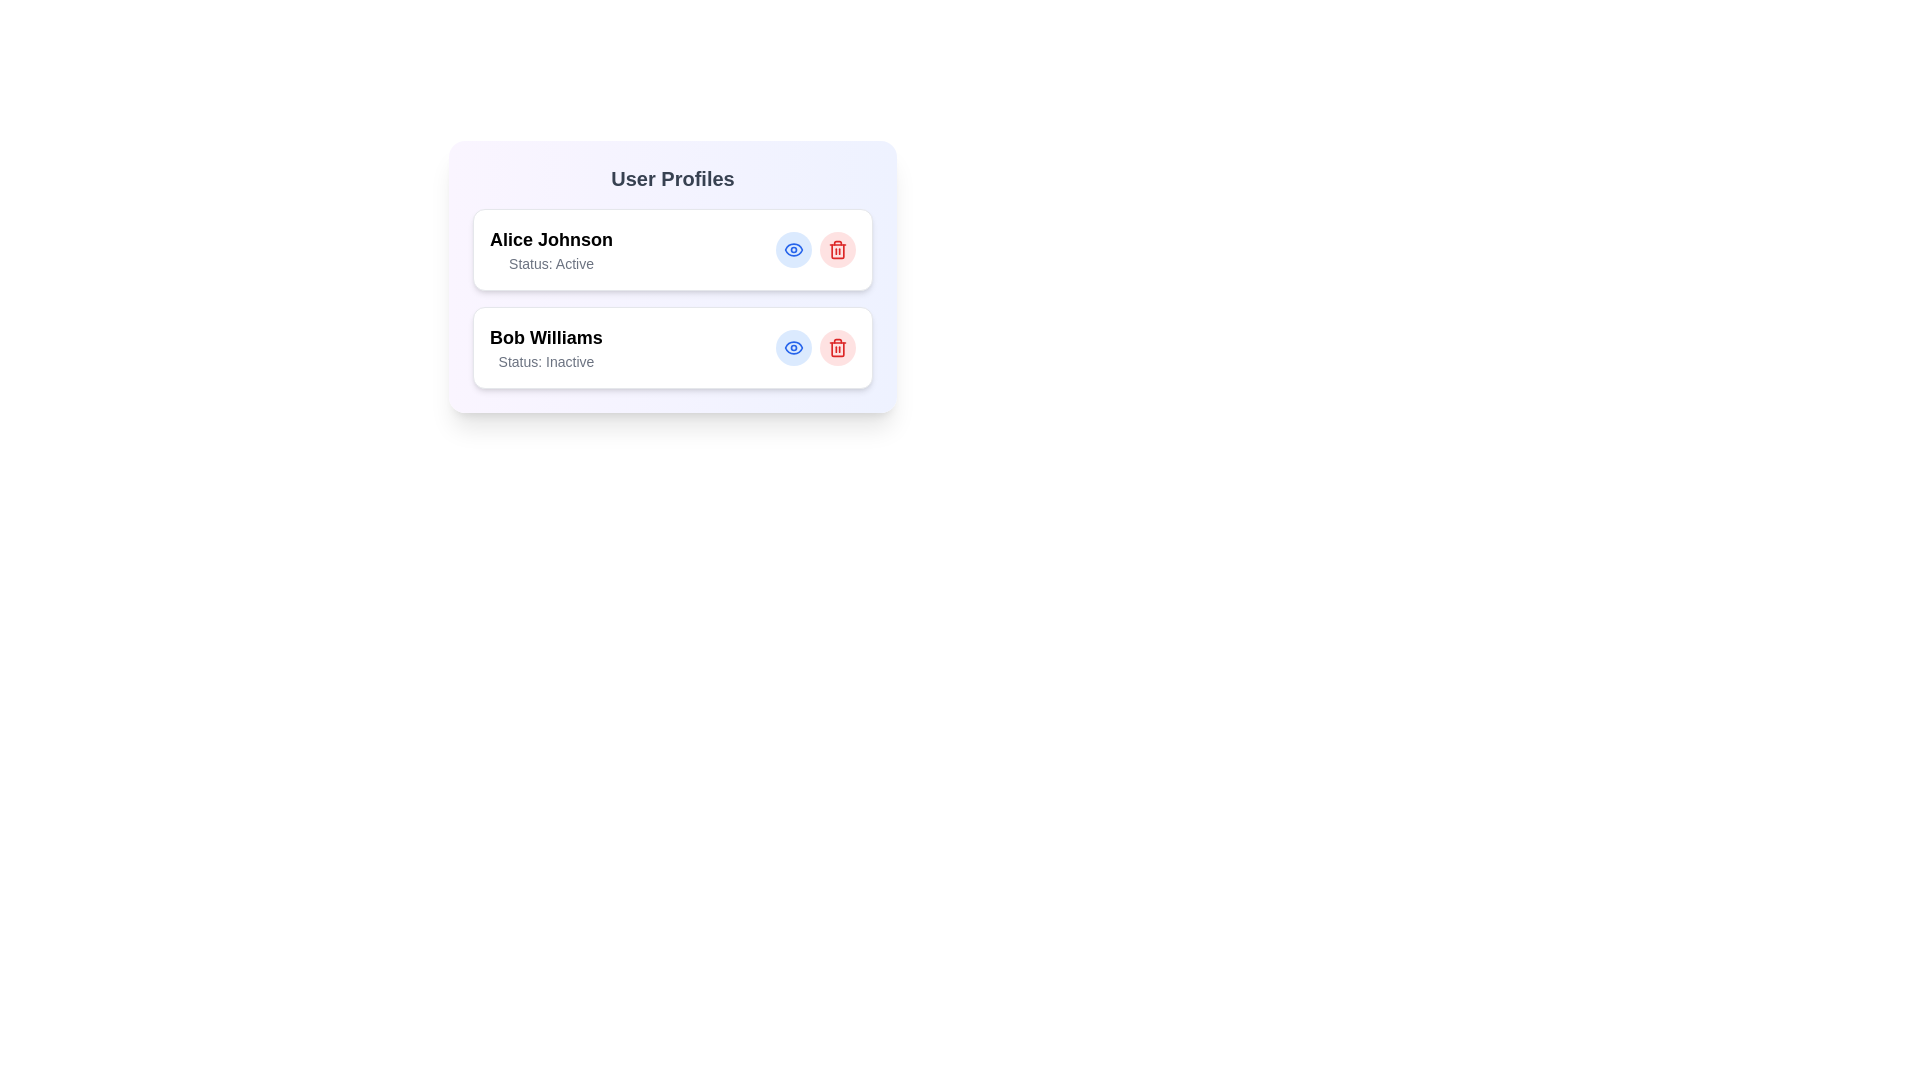 Image resolution: width=1920 pixels, height=1080 pixels. What do you see at coordinates (838, 249) in the screenshot?
I see `trash icon associated with the user profile named Alice Johnson to delete it` at bounding box center [838, 249].